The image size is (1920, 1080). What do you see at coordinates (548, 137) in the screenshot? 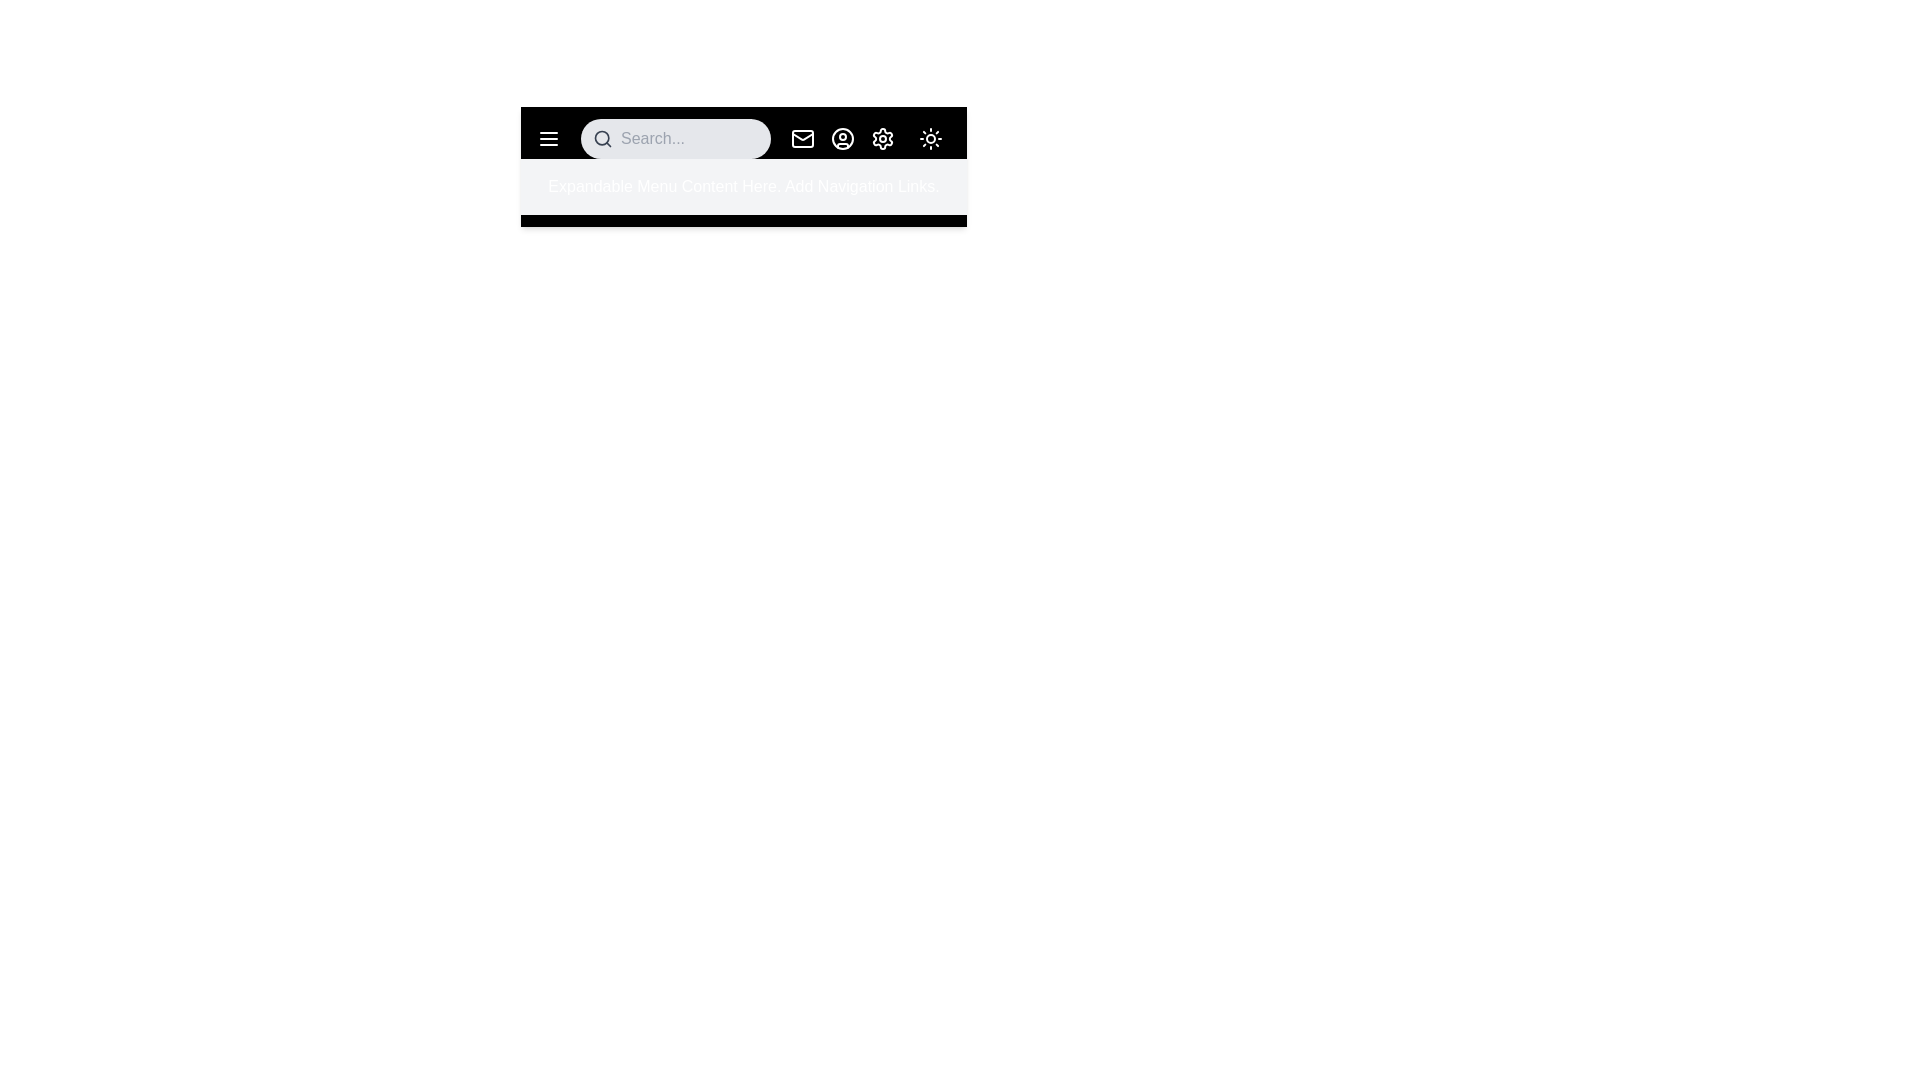
I see `the menu icon to toggle the menu expansion` at bounding box center [548, 137].